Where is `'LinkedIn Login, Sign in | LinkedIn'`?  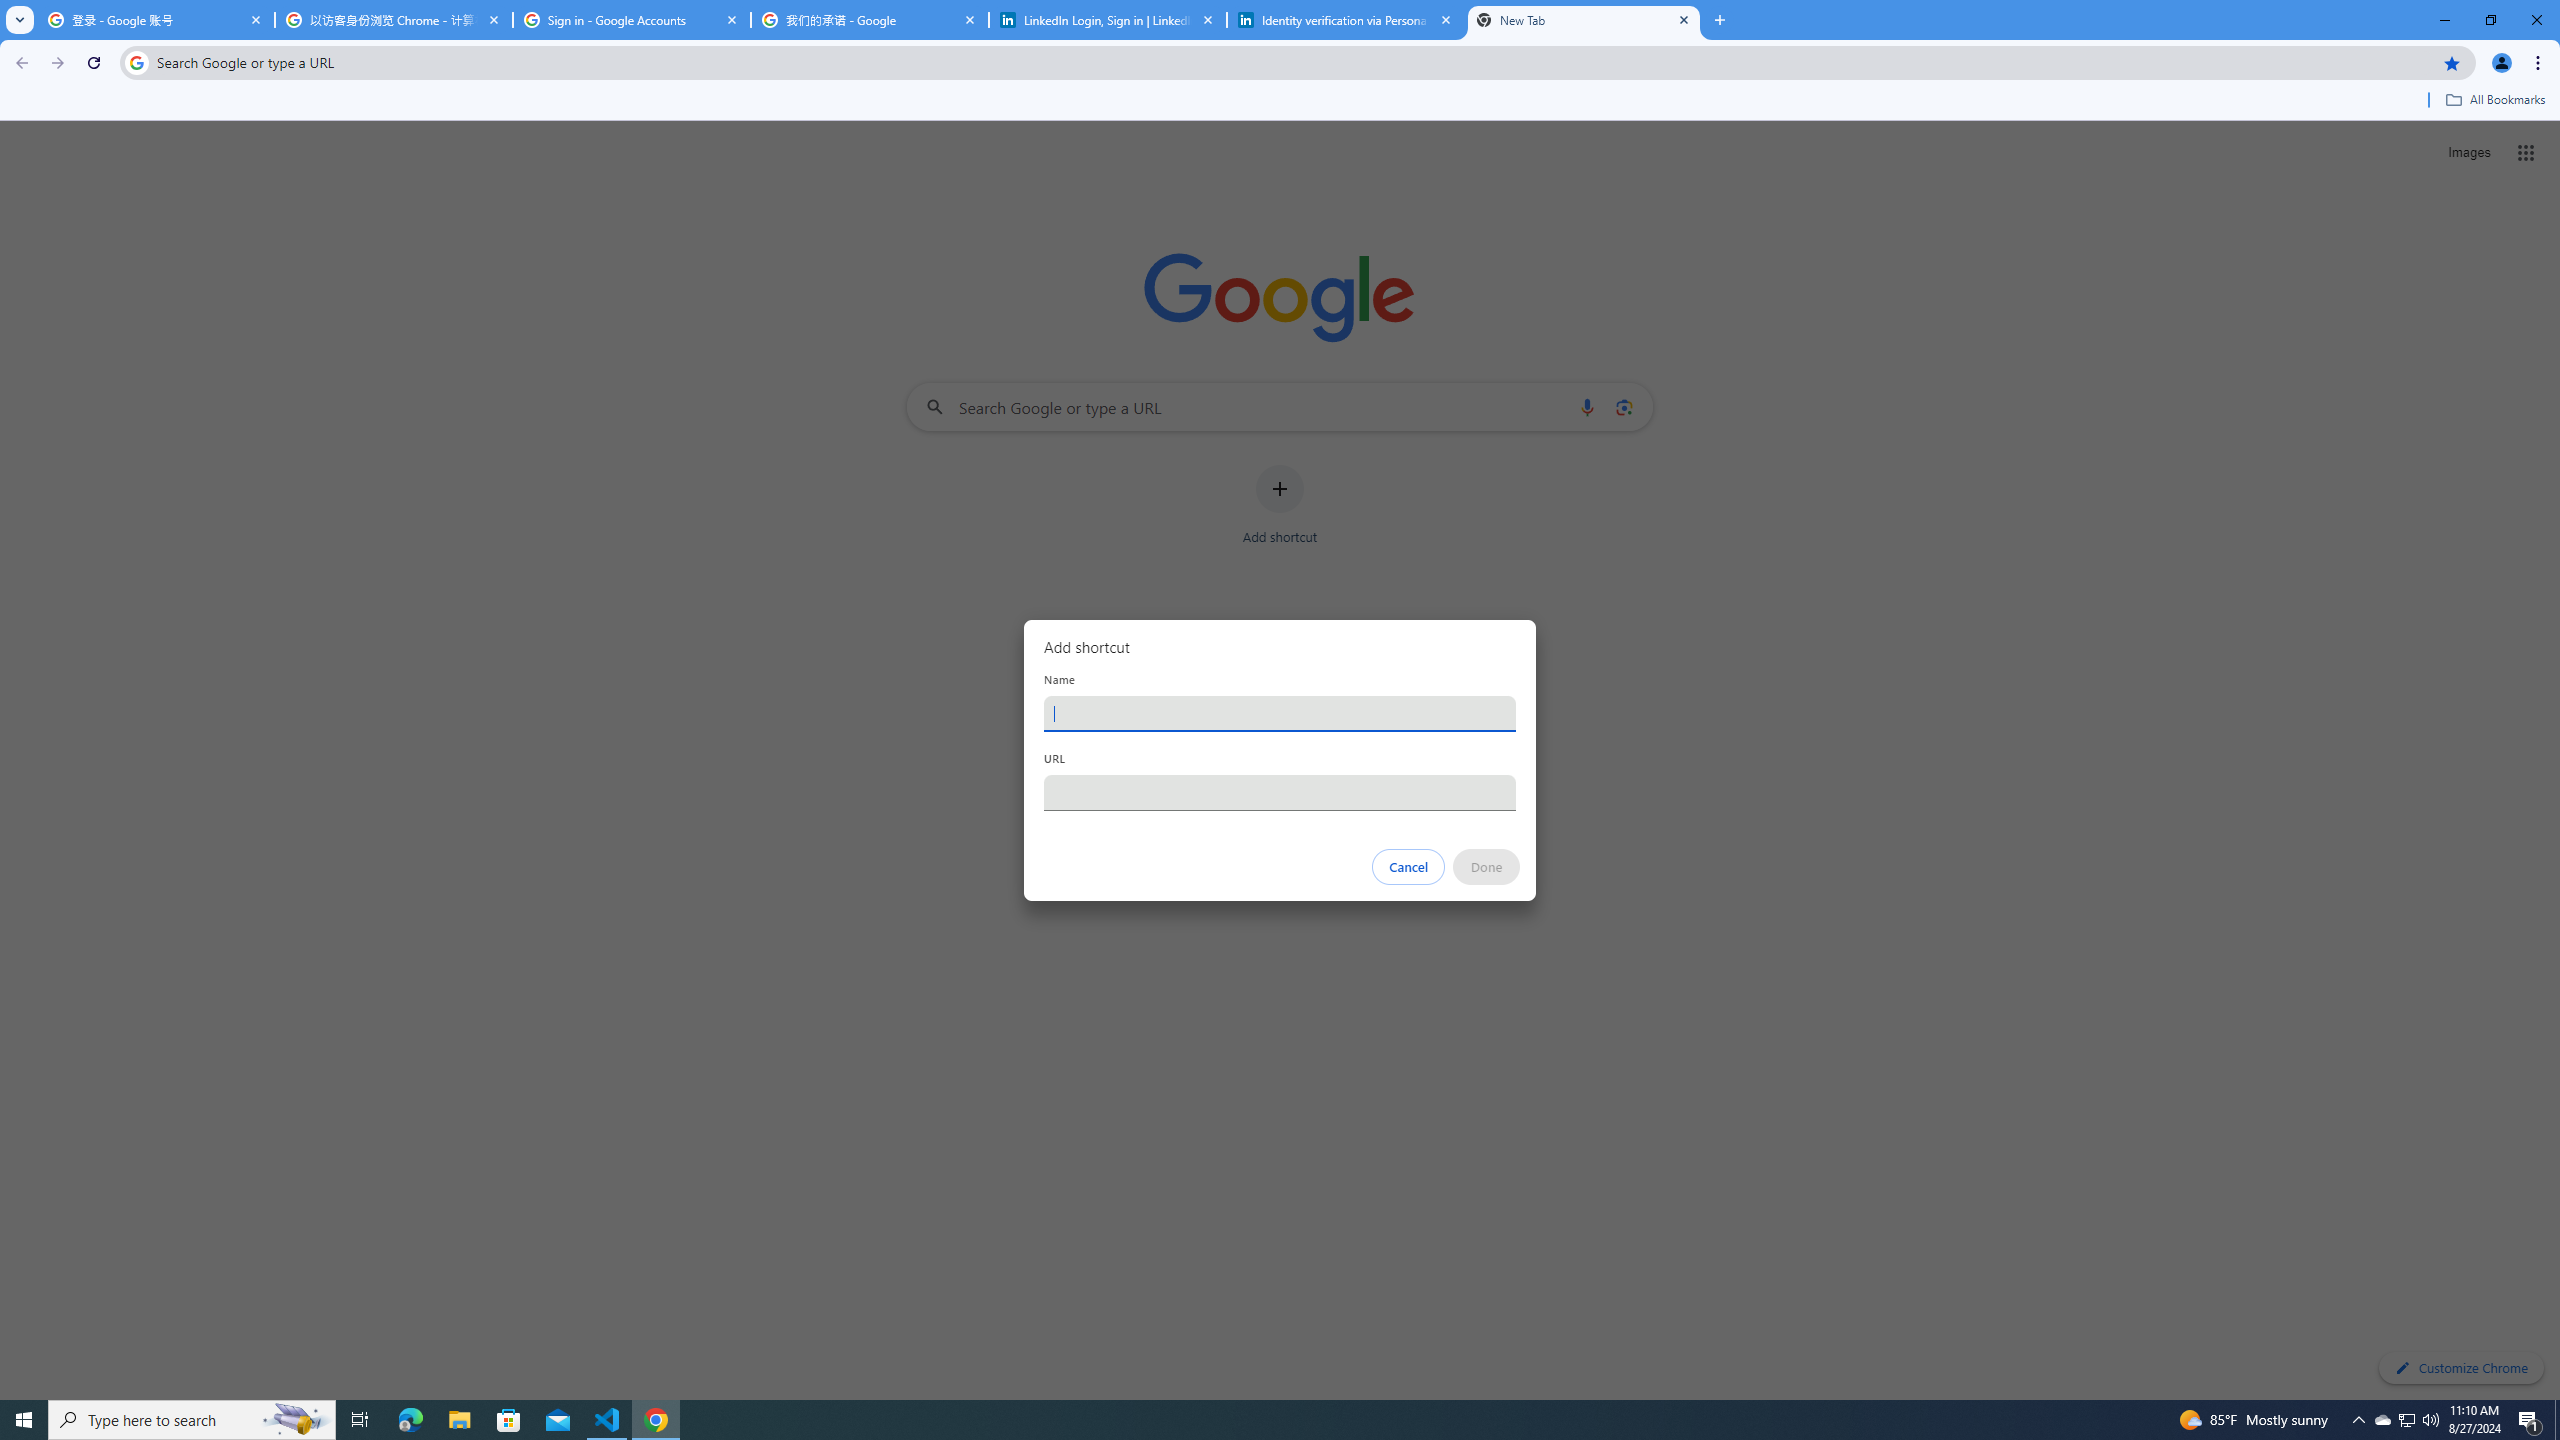
'LinkedIn Login, Sign in | LinkedIn' is located at coordinates (1108, 19).